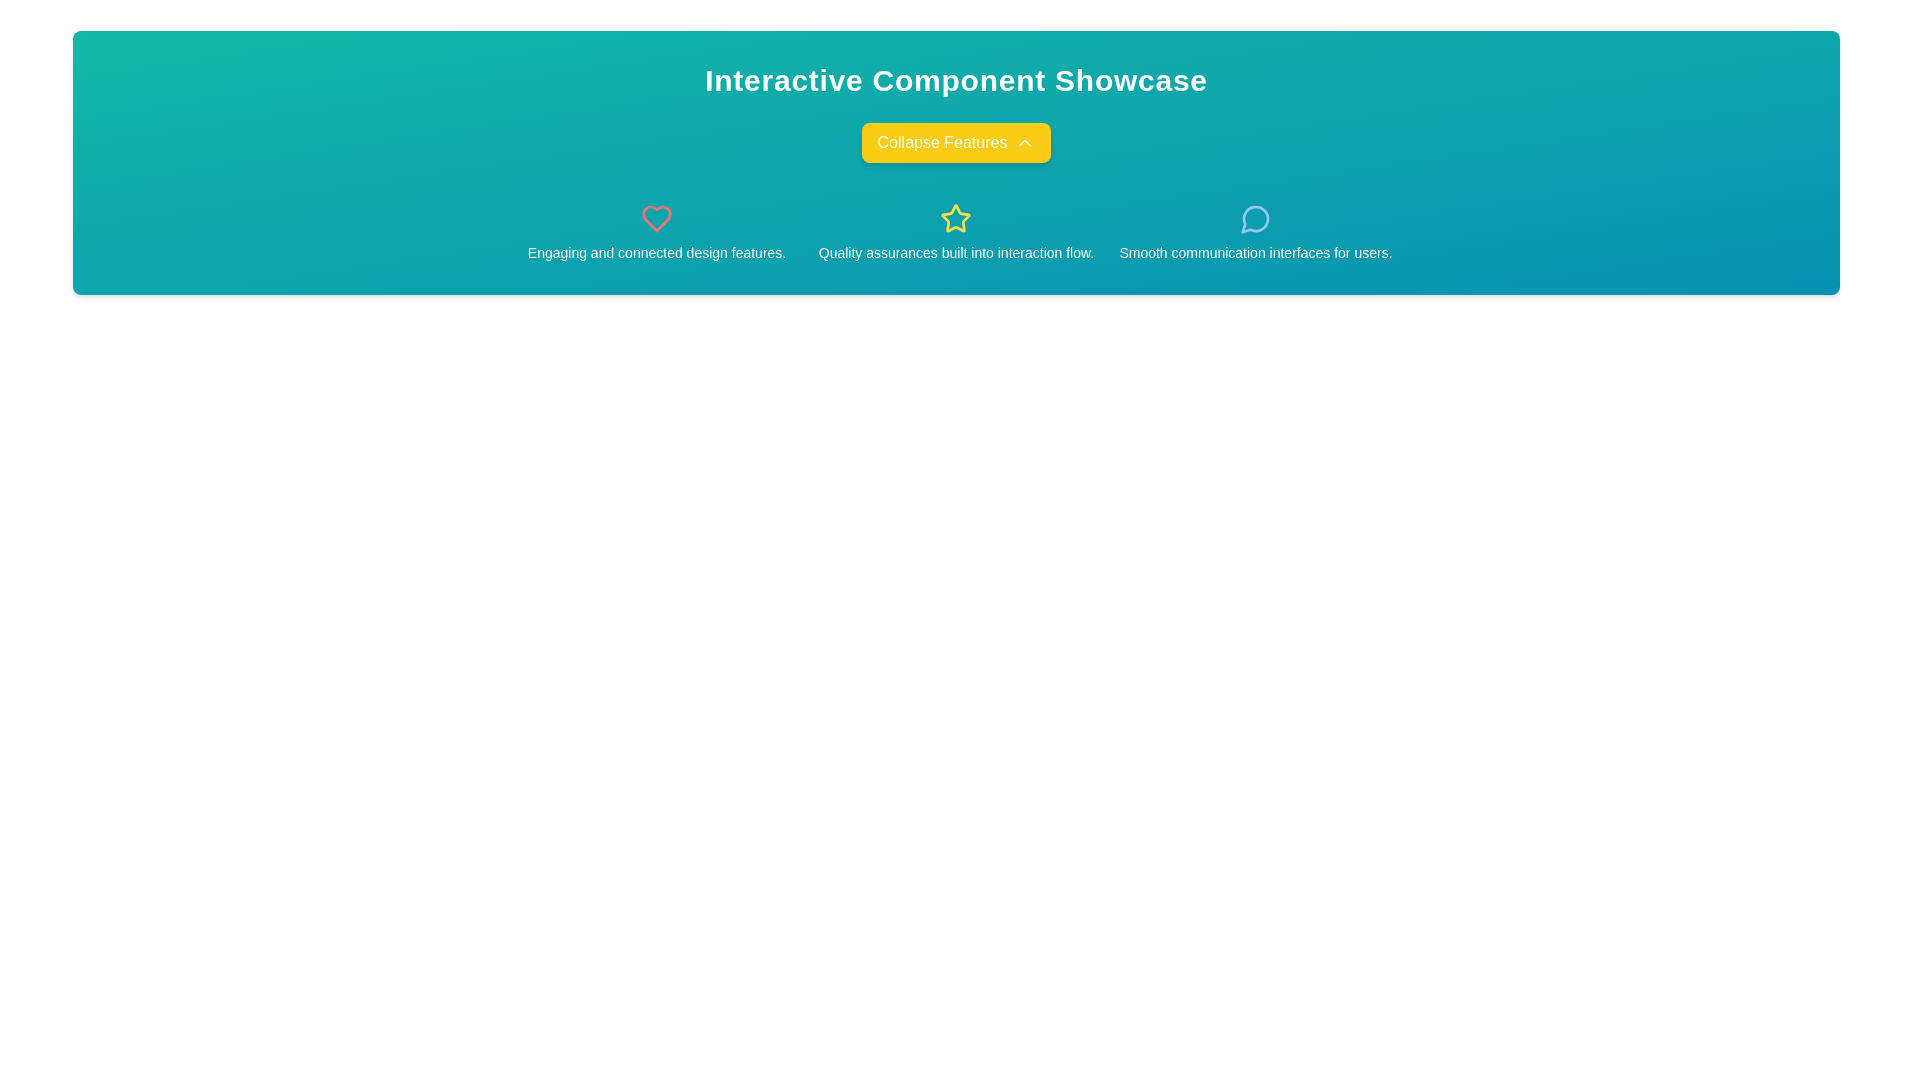  Describe the element at coordinates (1254, 219) in the screenshot. I see `the chat symbol SVG graphic icon, which is the fourth icon in a row of four` at that location.